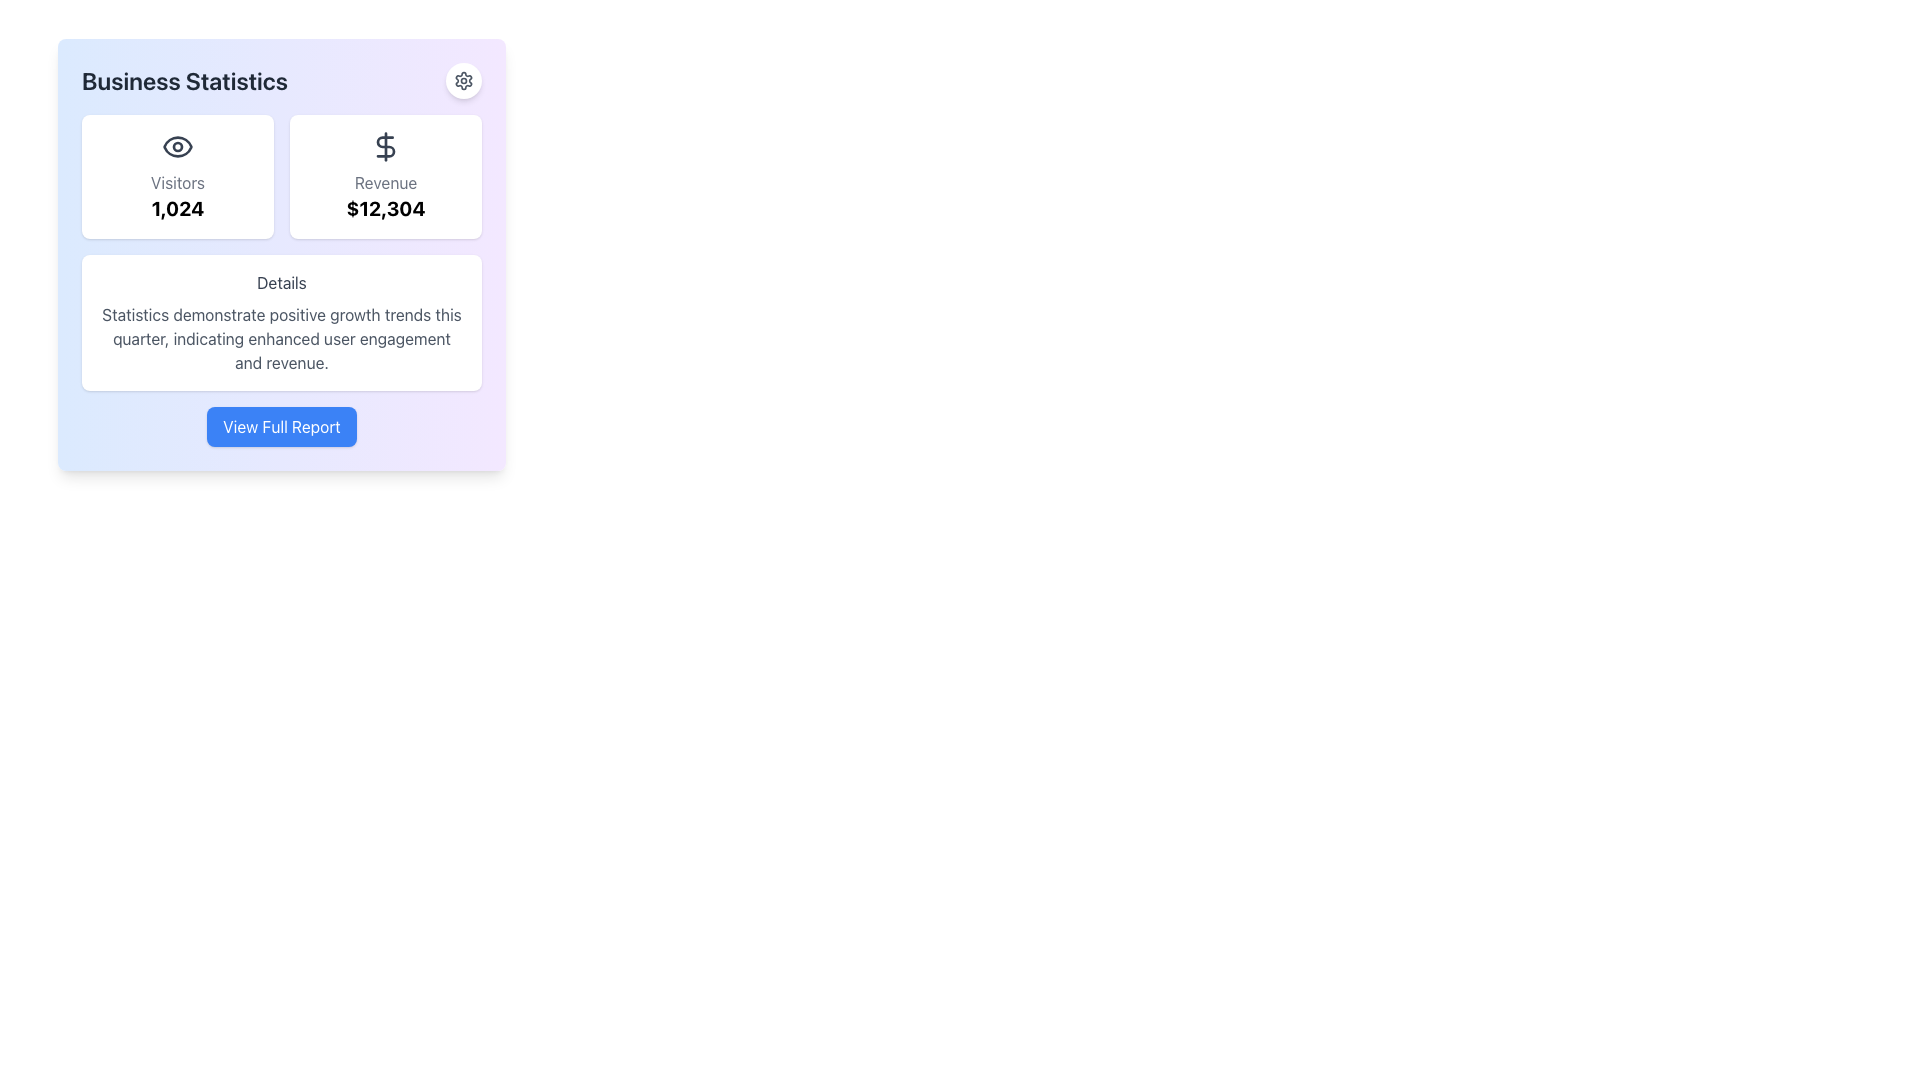  I want to click on the eye-shaped icon representing the 'Visitors' metric located in the 'Business Statistics' card, above the text 'Visitors' and '1,024', so click(177, 145).